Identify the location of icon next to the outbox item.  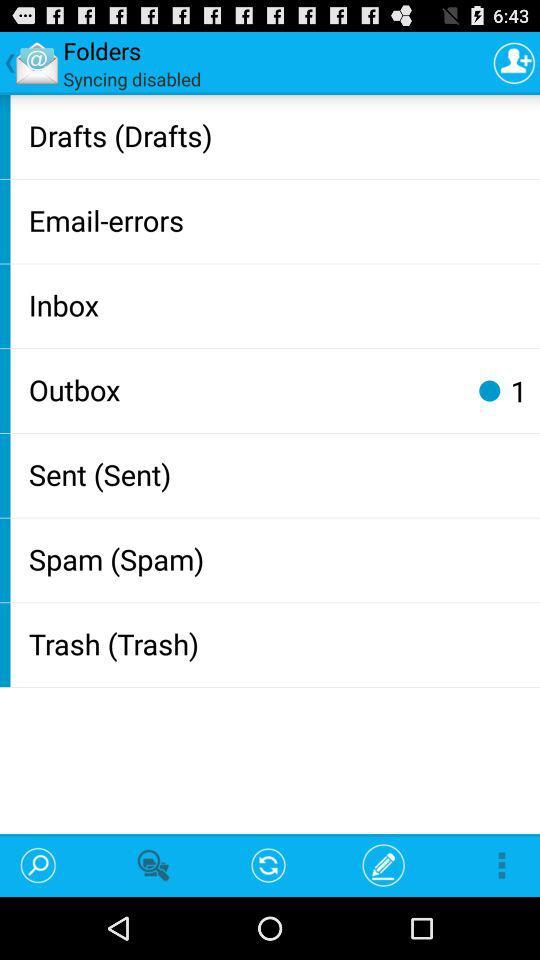
(488, 389).